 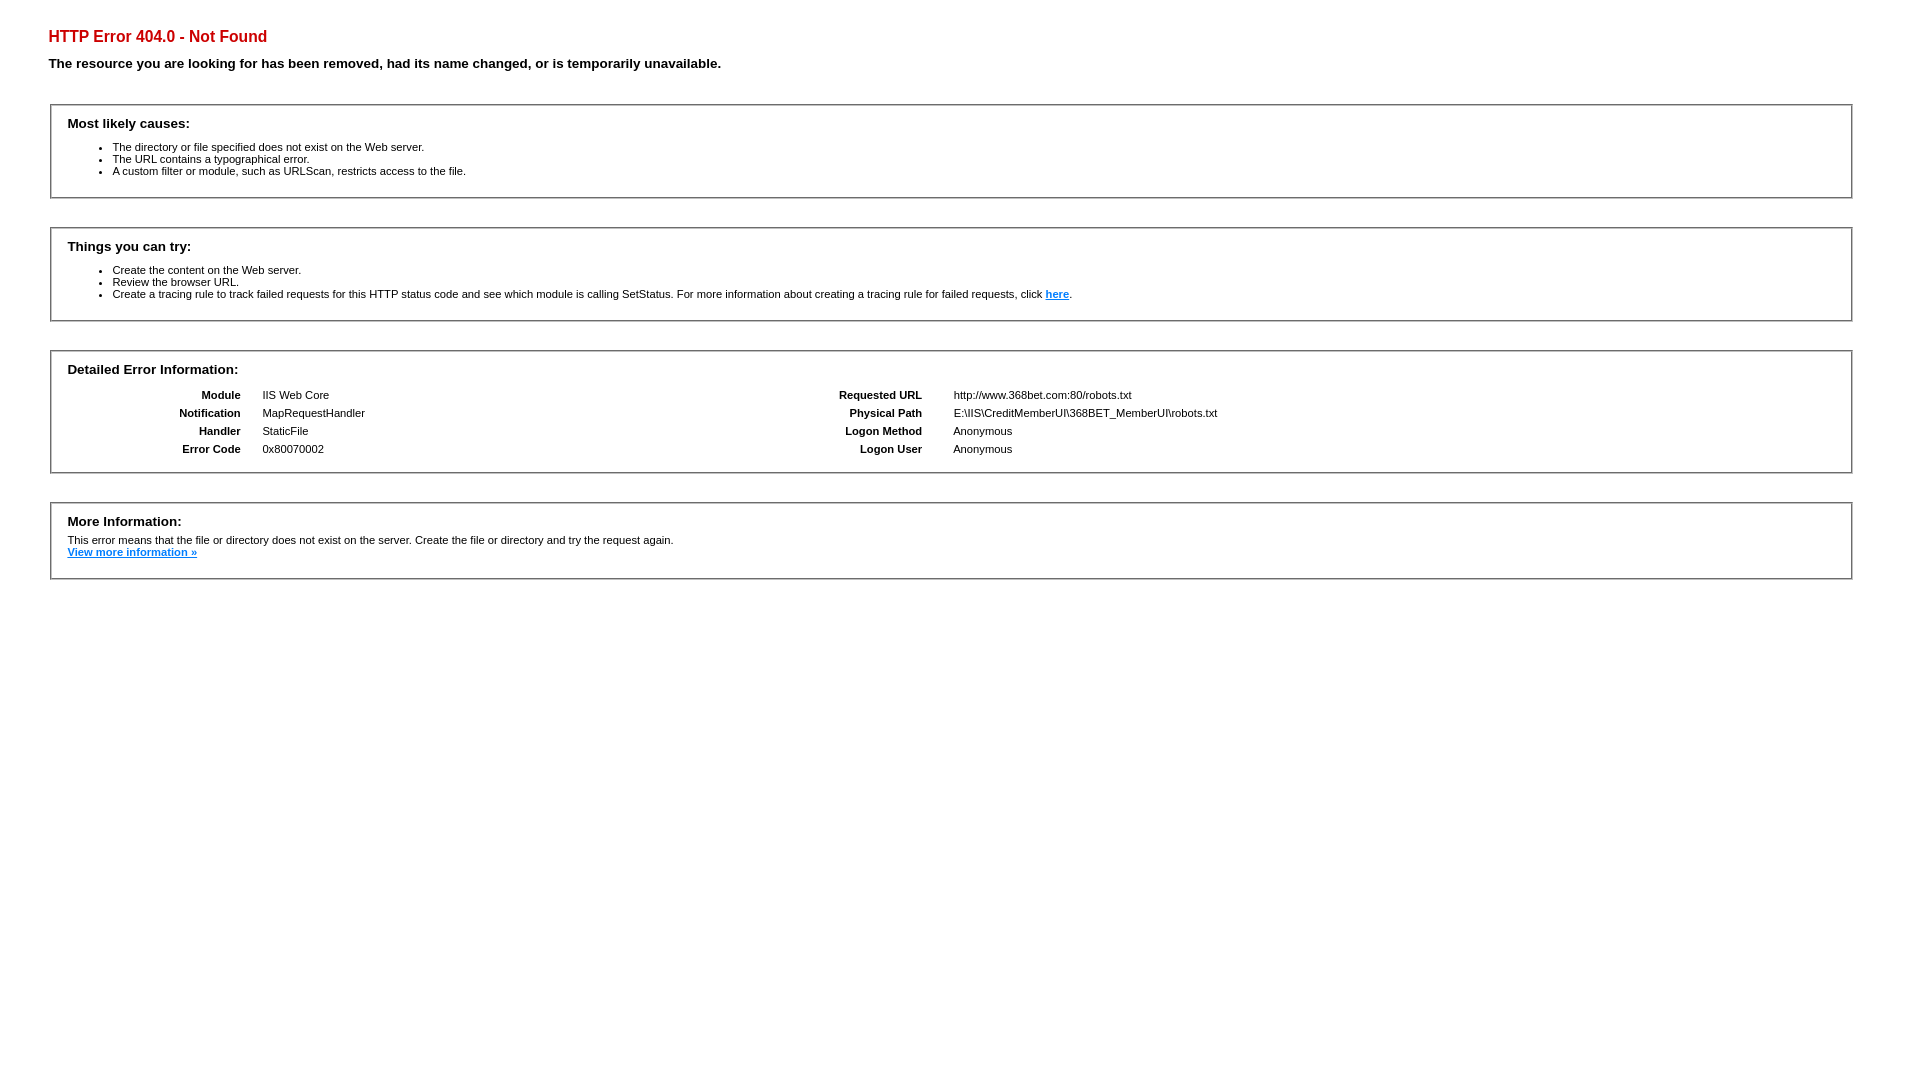 I want to click on 'here', so click(x=1056, y=293).